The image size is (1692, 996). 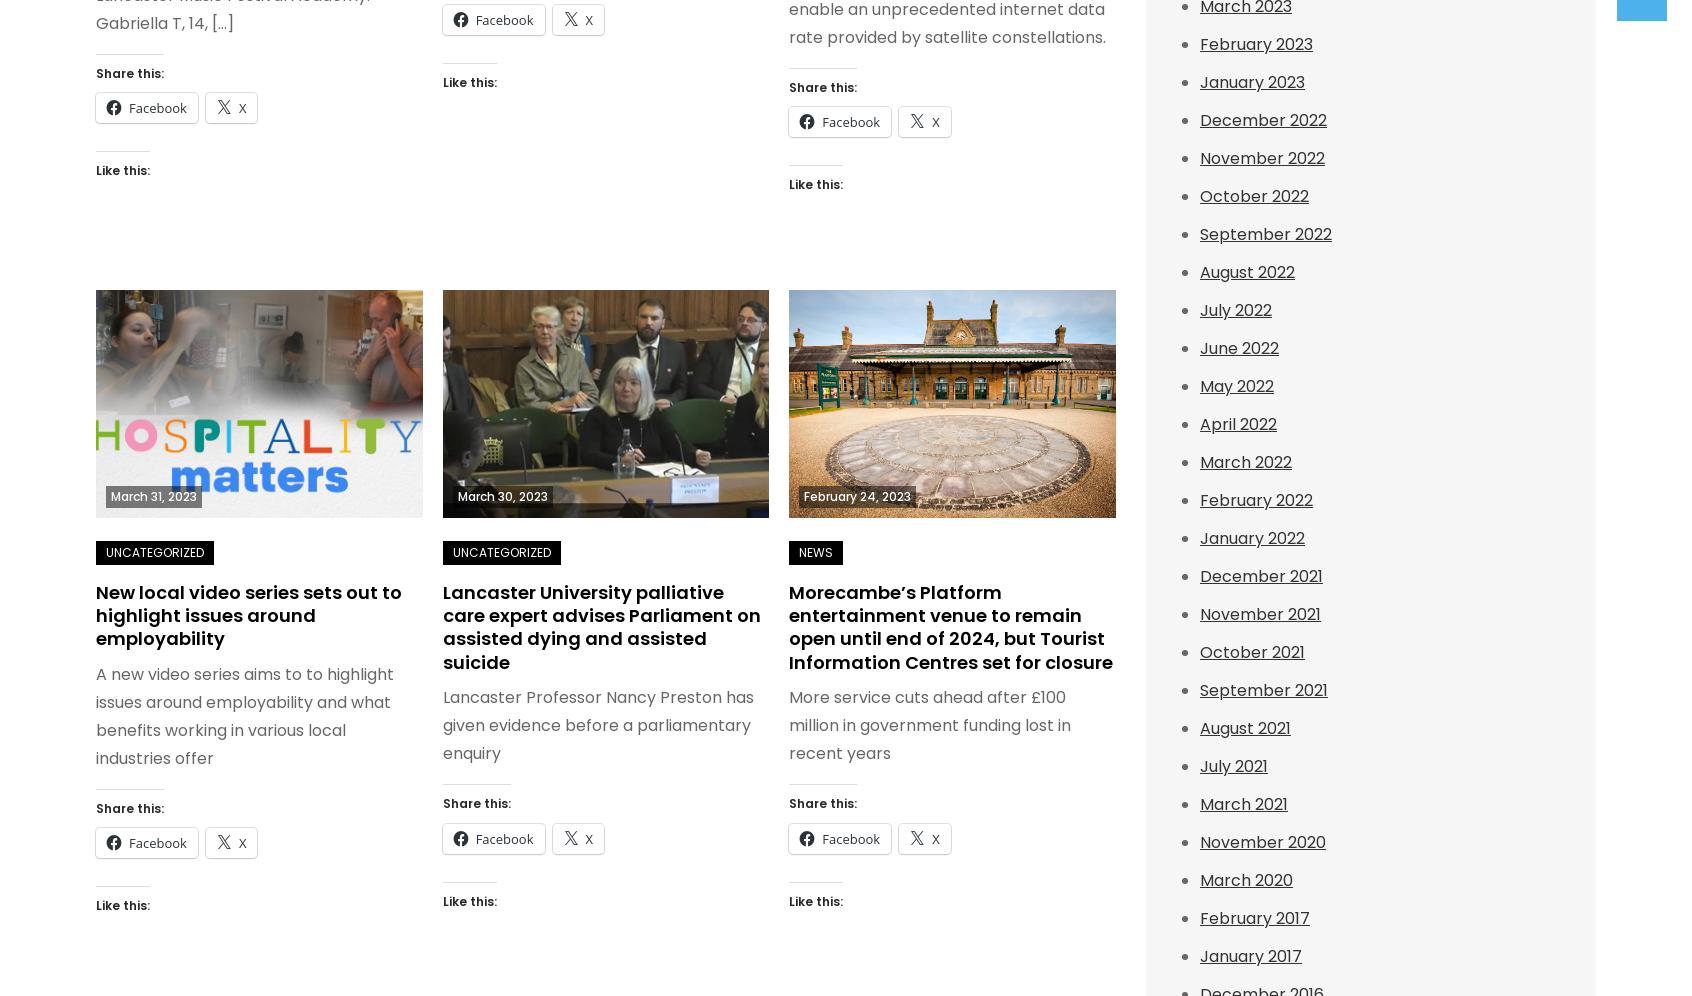 I want to click on 'January 2022', so click(x=1252, y=538).